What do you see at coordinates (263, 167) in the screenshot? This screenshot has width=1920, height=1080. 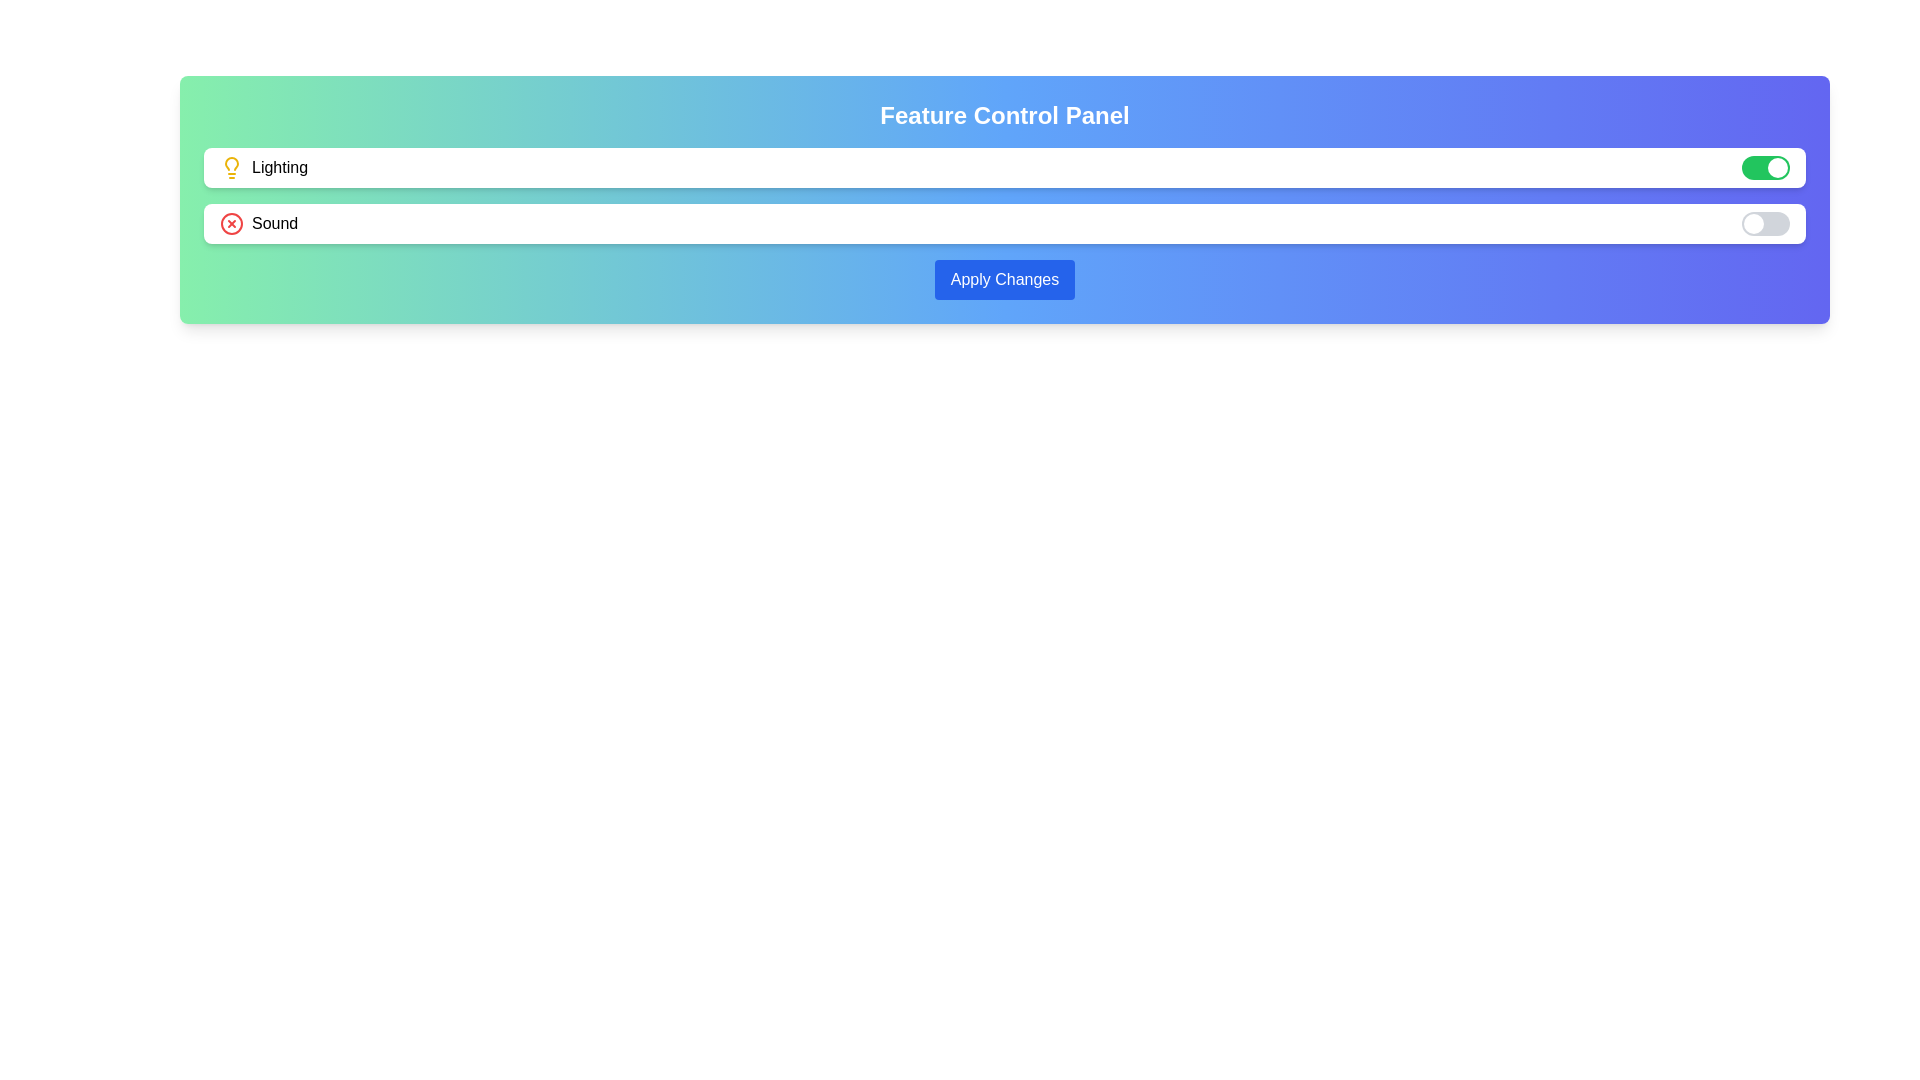 I see `the UI Label with Icon that features a yellow lightbulb icon and the text 'Lighting', located in the upper half of the panel to the left of the toggle control` at bounding box center [263, 167].